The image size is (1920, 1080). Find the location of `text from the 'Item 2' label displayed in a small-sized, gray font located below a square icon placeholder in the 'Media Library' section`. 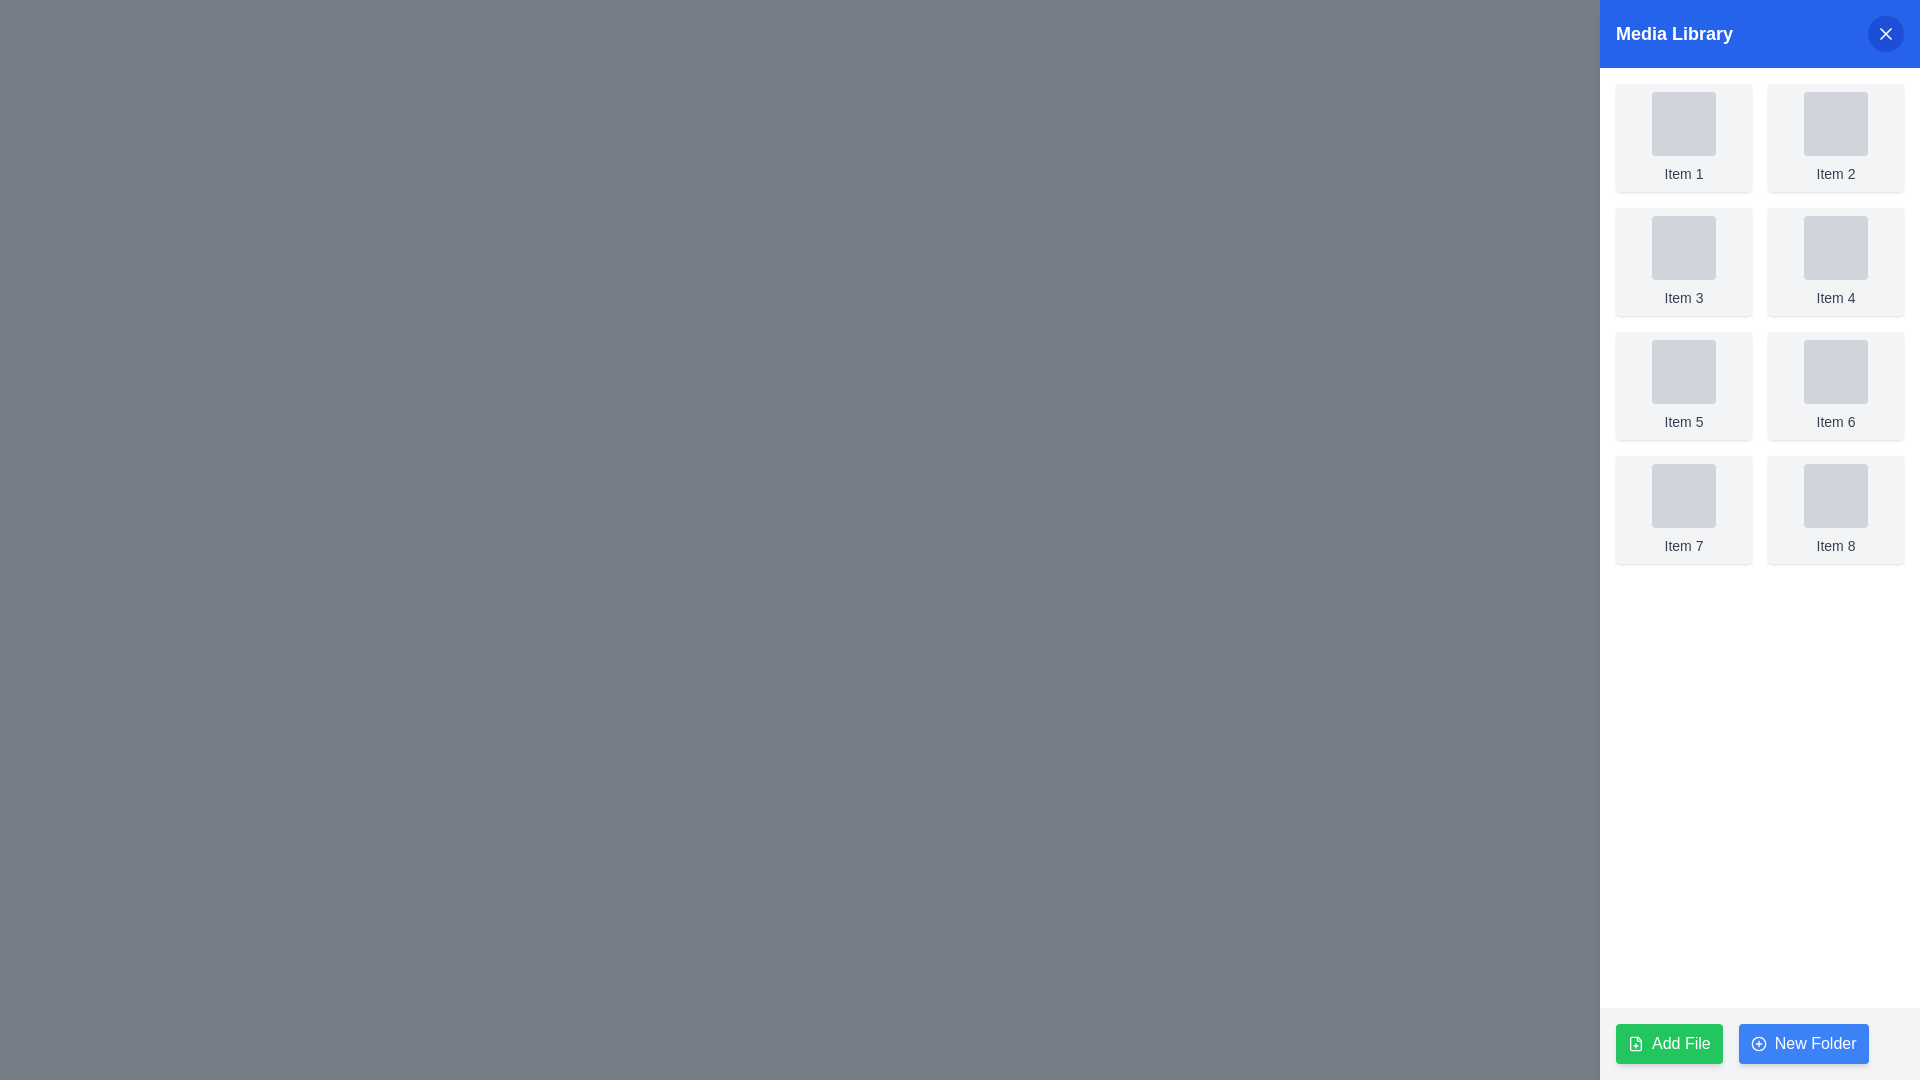

text from the 'Item 2' label displayed in a small-sized, gray font located below a square icon placeholder in the 'Media Library' section is located at coordinates (1835, 172).